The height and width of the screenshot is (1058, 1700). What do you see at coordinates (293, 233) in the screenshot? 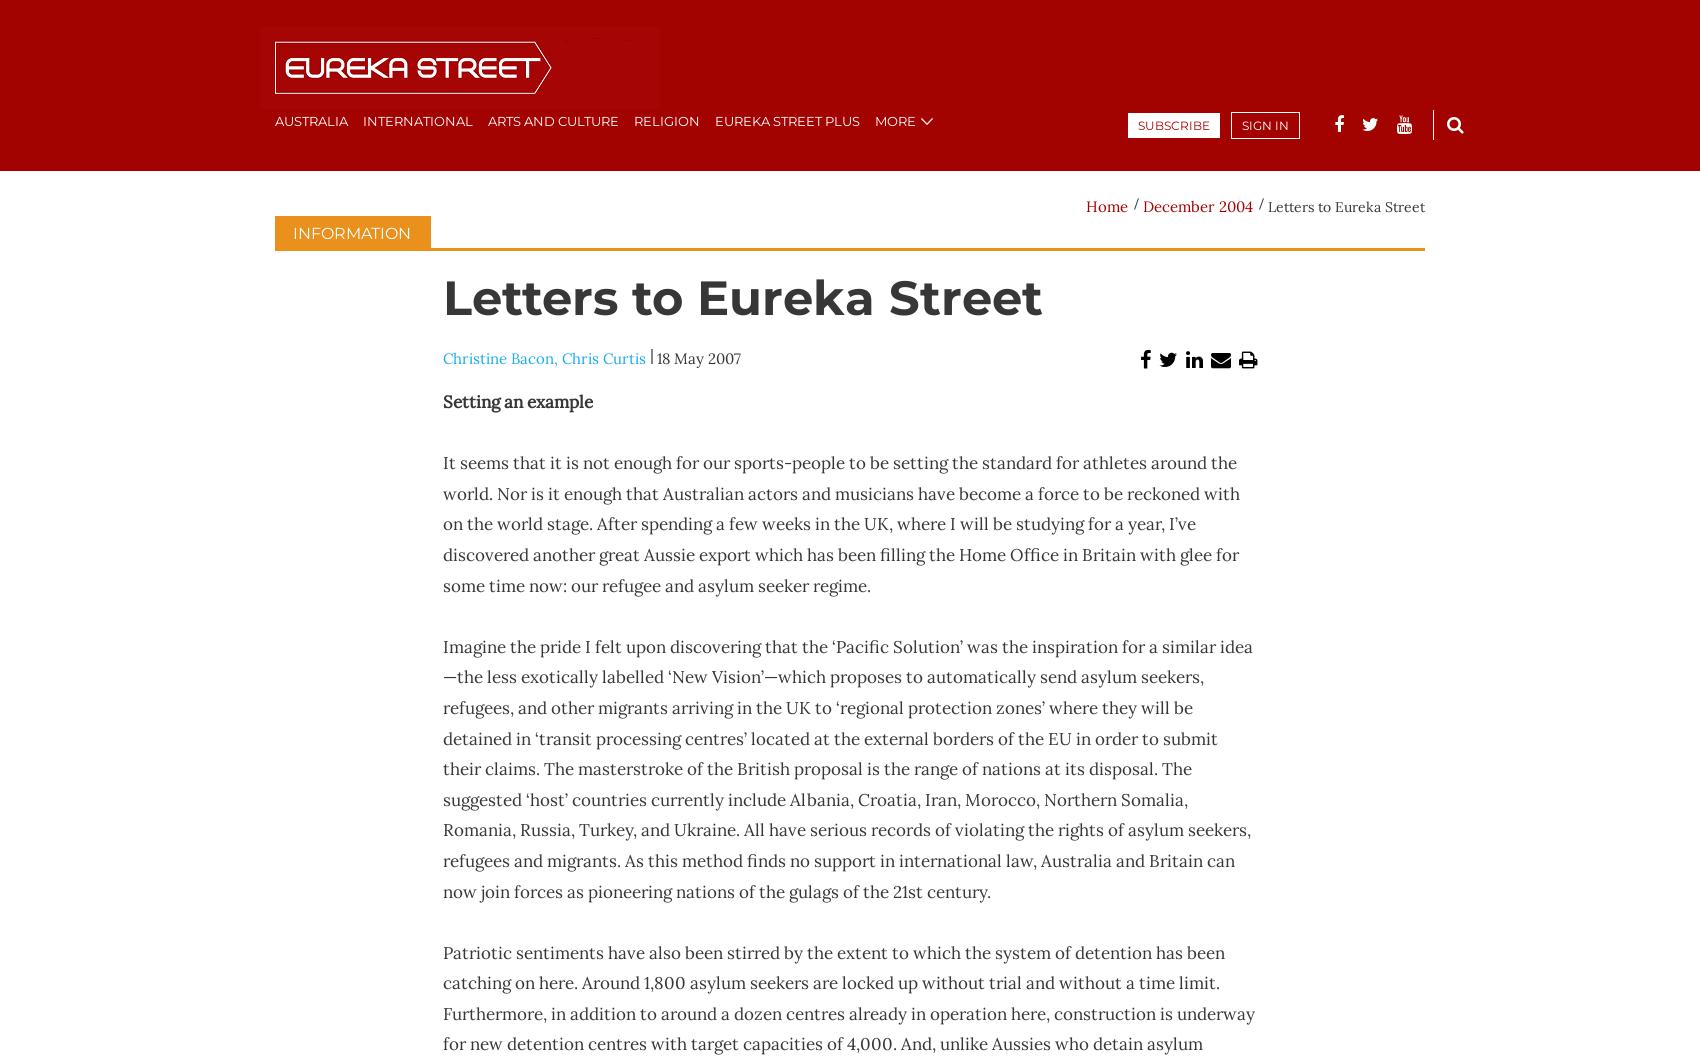
I see `'INFORMATION'` at bounding box center [293, 233].